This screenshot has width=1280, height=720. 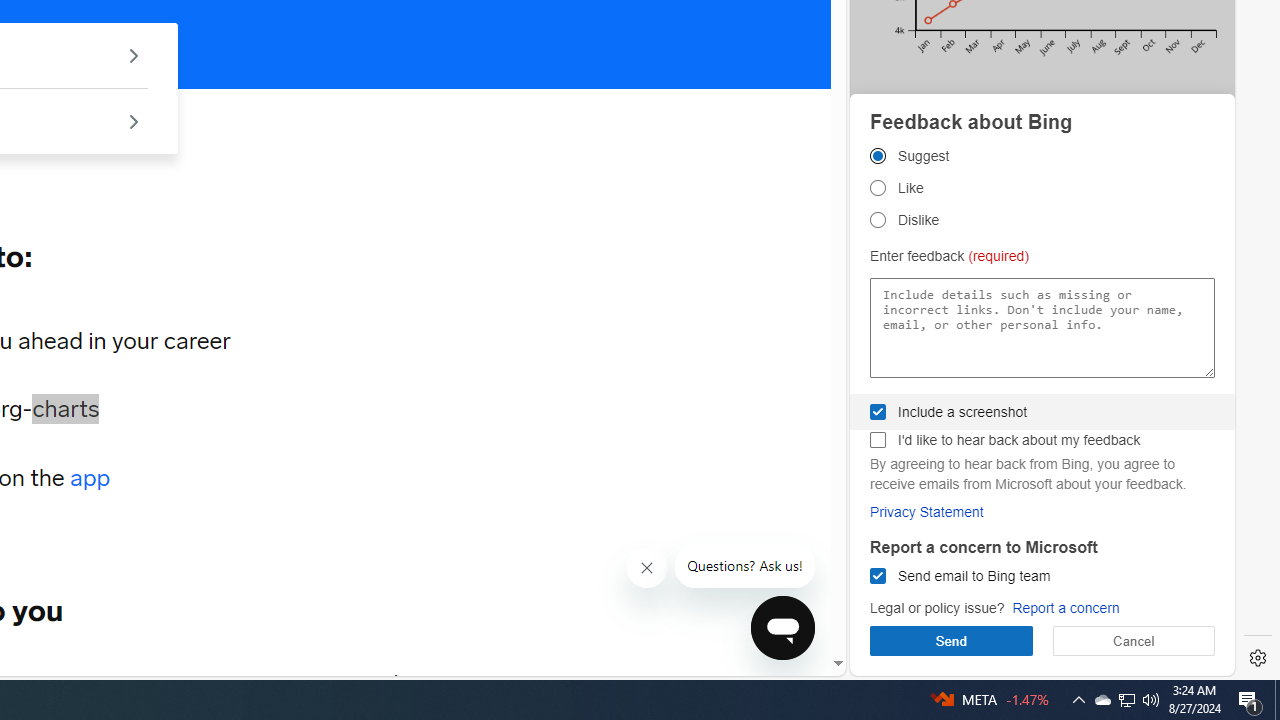 I want to click on 'app', so click(x=89, y=478).